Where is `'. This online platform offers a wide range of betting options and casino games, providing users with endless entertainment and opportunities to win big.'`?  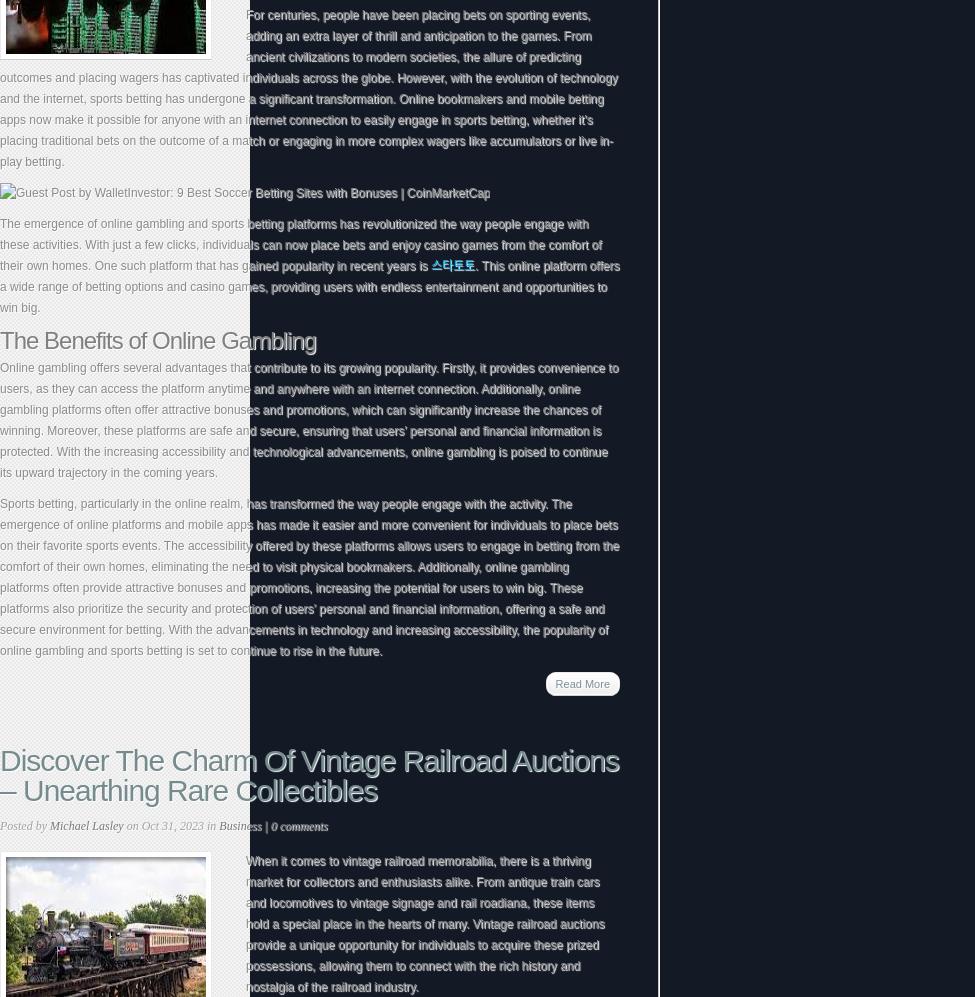
'. This online platform offers a wide range of betting options and casino games, providing users with endless entertainment and opportunities to win big.' is located at coordinates (308, 287).